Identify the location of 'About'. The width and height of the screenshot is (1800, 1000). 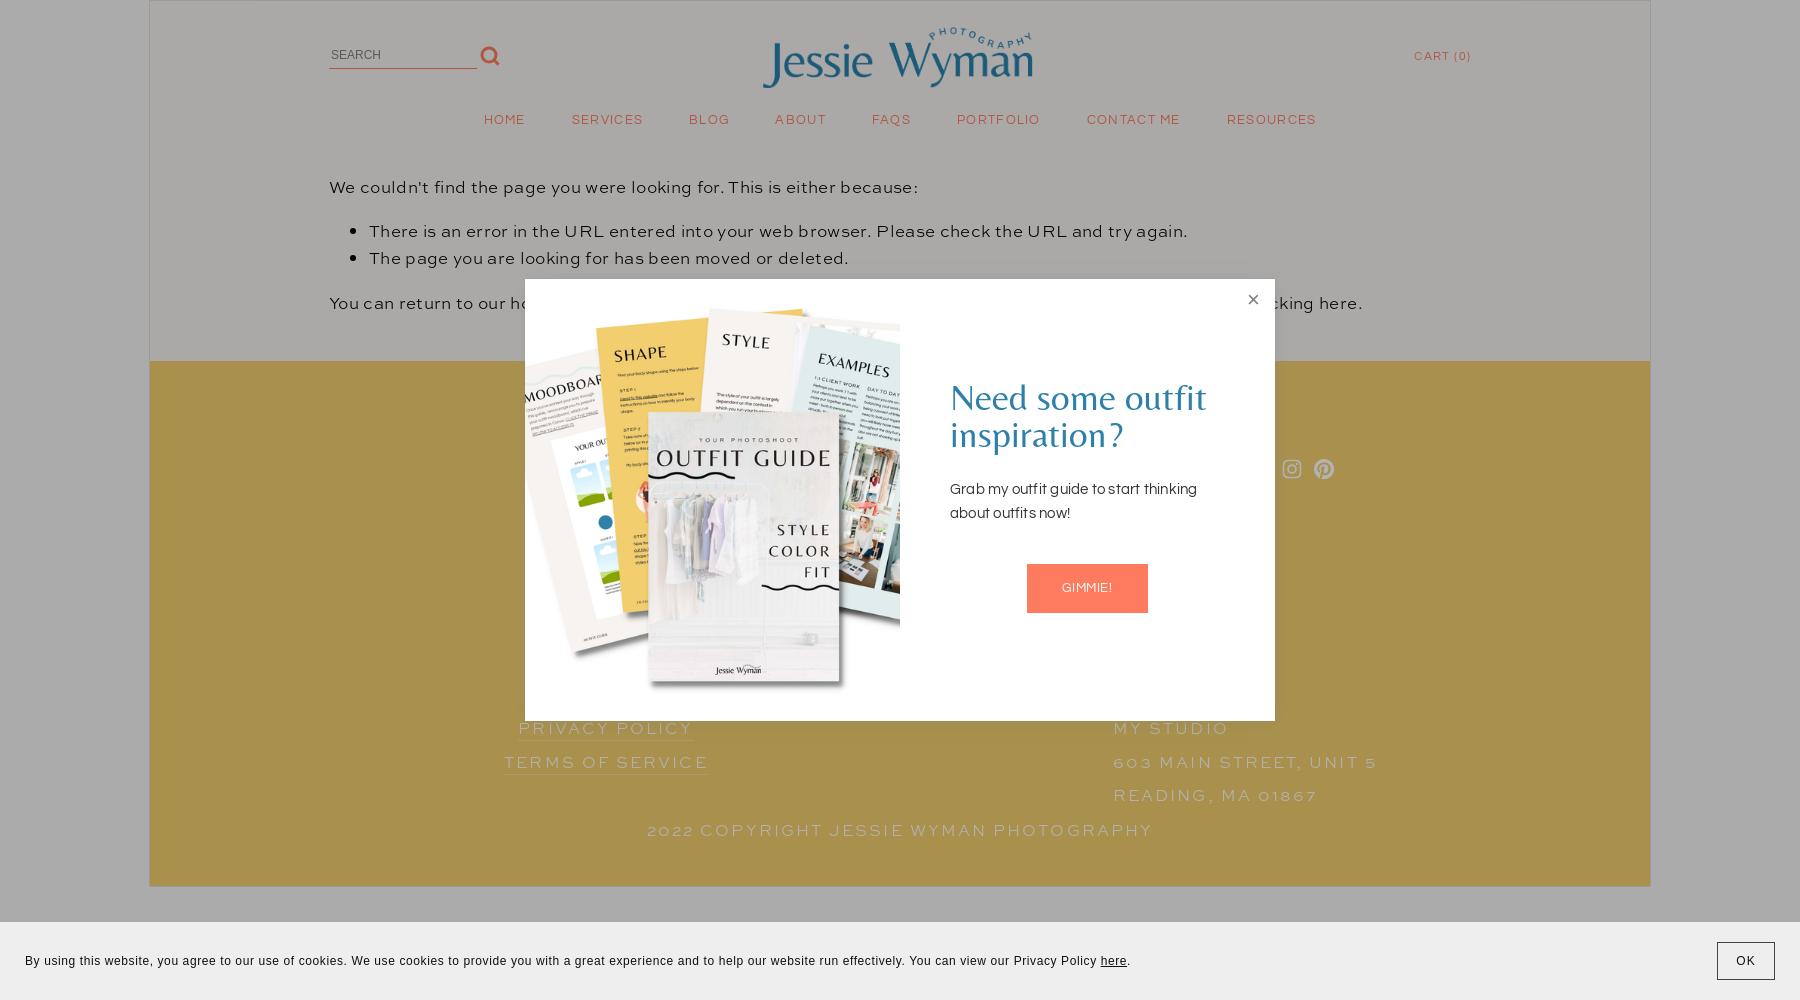
(799, 119).